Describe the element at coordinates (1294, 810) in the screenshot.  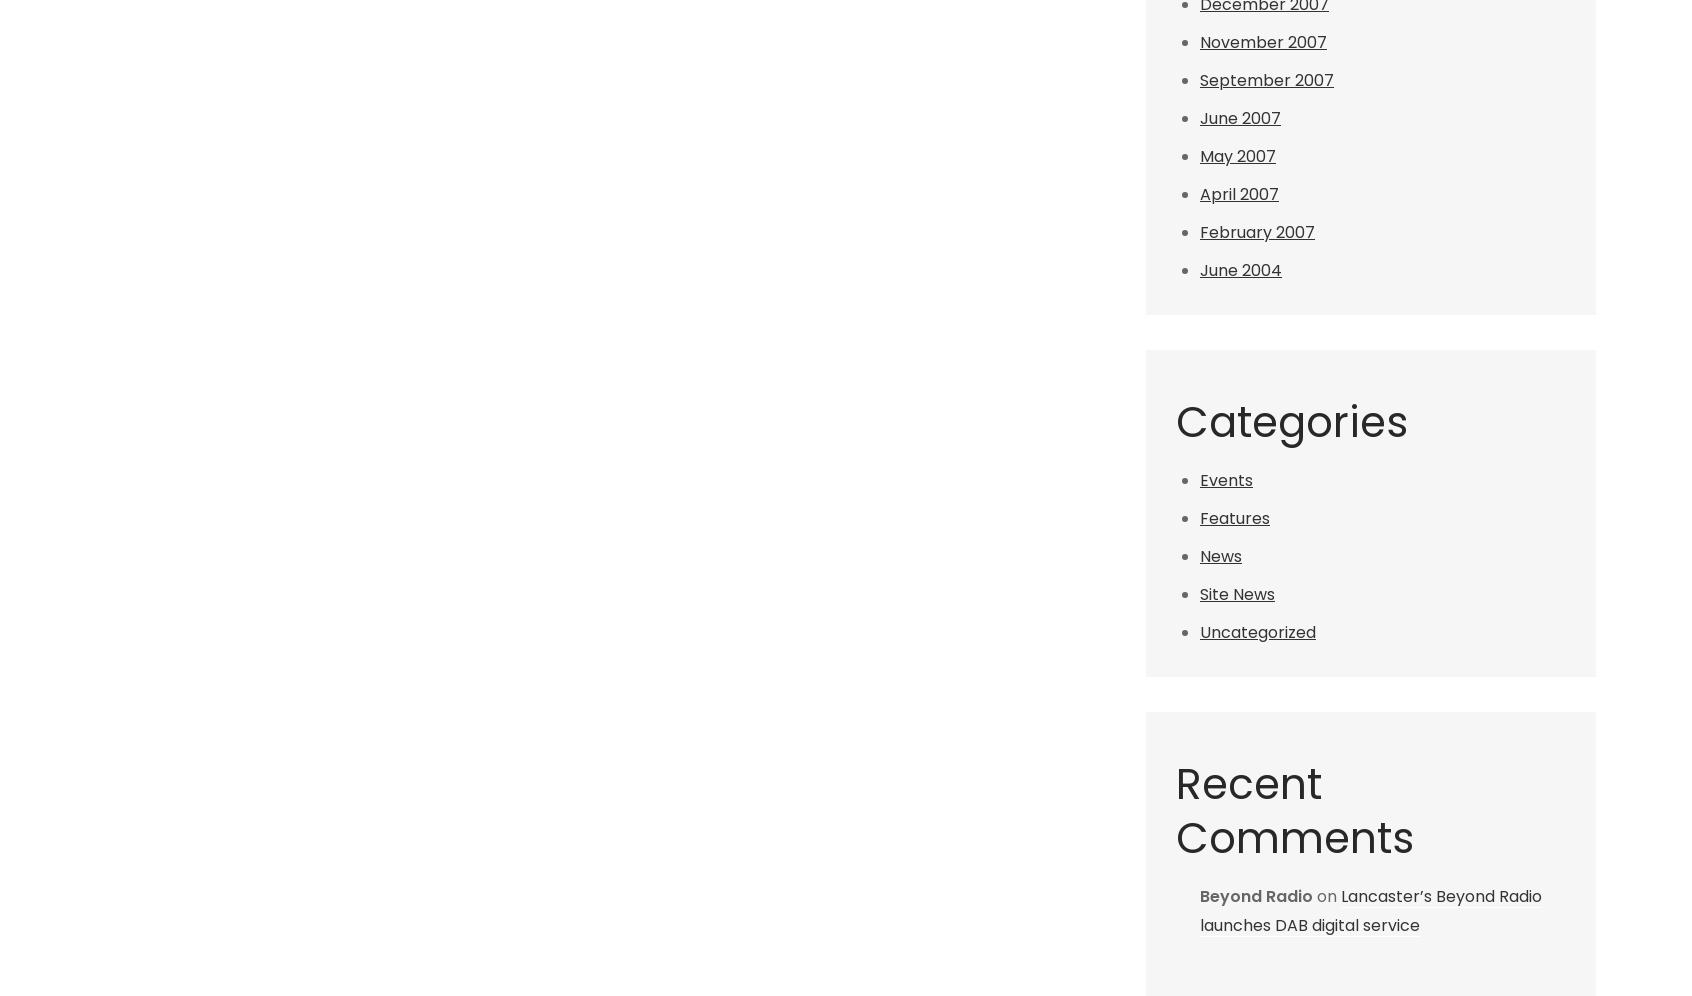
I see `'Recent Comments'` at that location.